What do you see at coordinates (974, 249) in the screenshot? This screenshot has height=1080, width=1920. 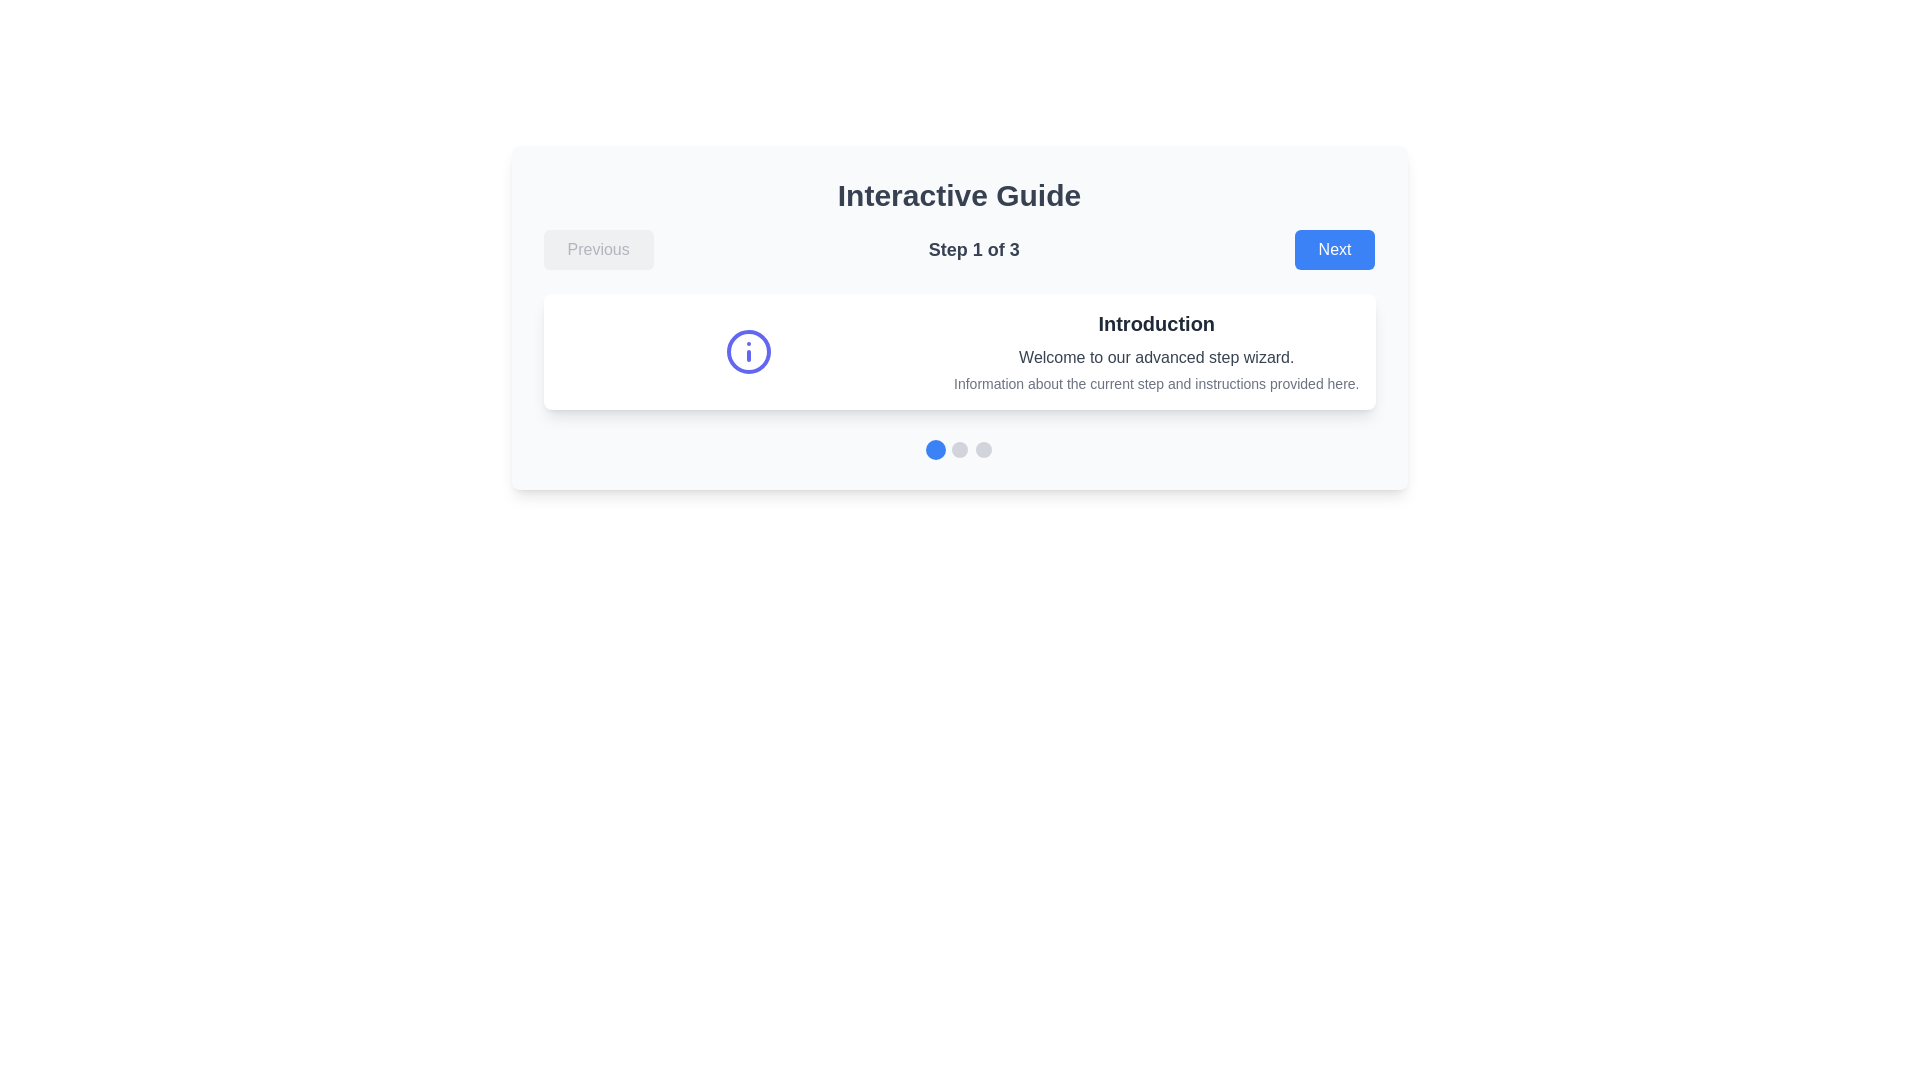 I see `the Text display that indicates the user's current step in a multi-step process, positioned between the 'Previous' and 'Next' buttons` at bounding box center [974, 249].